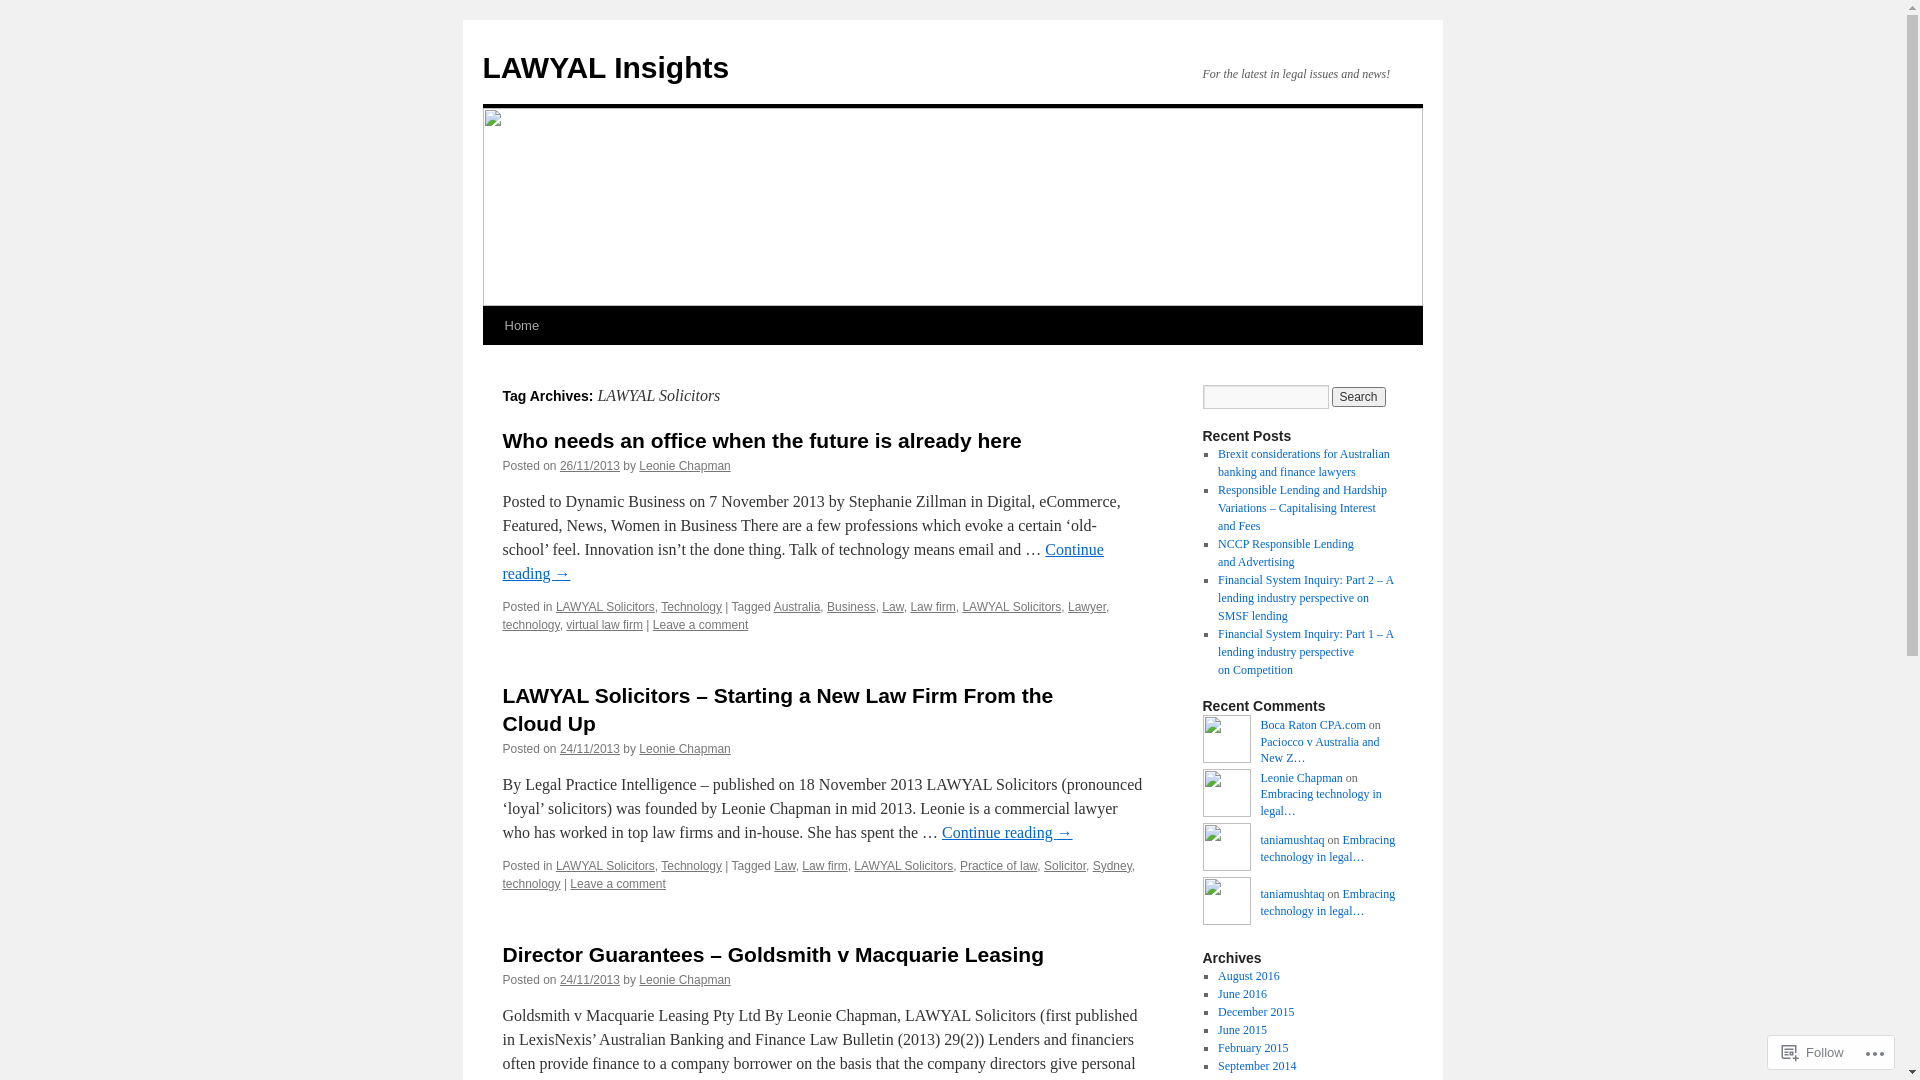 The image size is (1920, 1080). Describe the element at coordinates (1256, 1064) in the screenshot. I see `'September 2014'` at that location.